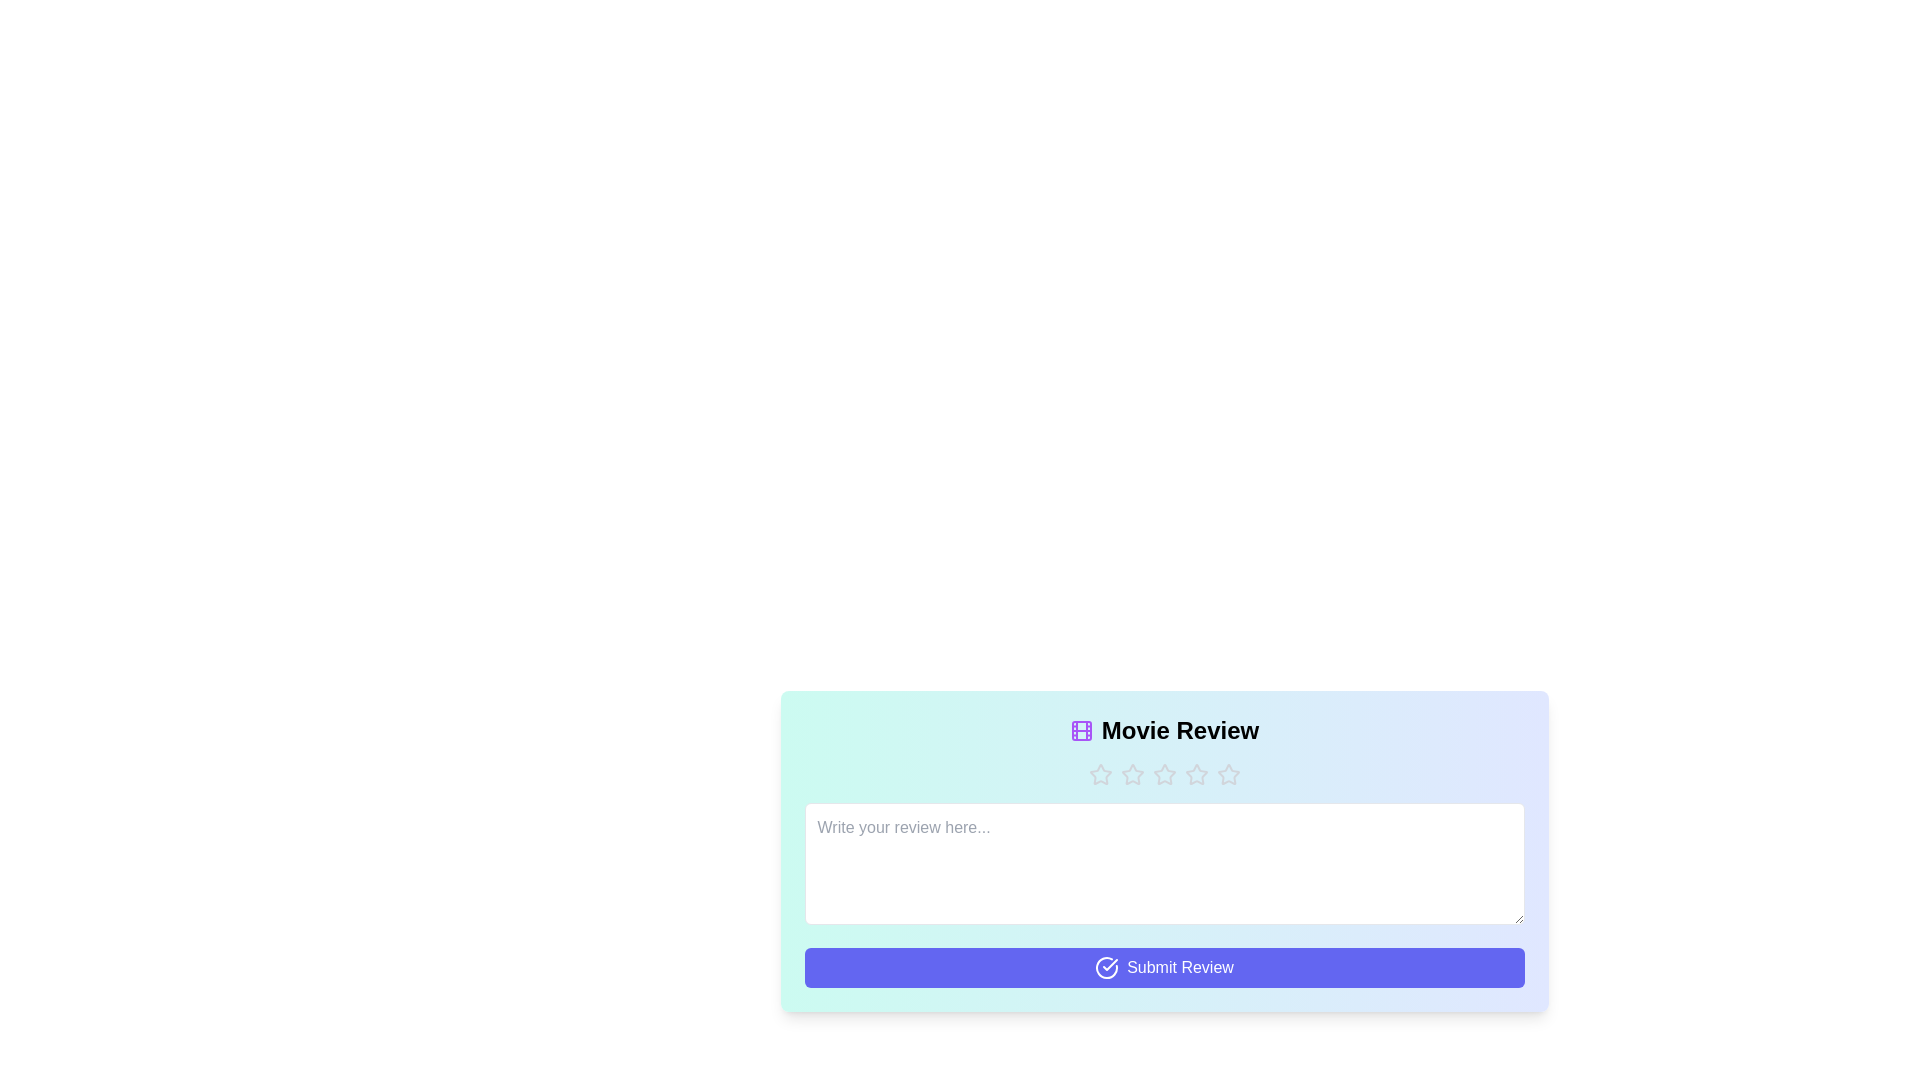 This screenshot has width=1920, height=1080. What do you see at coordinates (1164, 774) in the screenshot?
I see `the button with text 'Star 3' to observe its hover effect` at bounding box center [1164, 774].